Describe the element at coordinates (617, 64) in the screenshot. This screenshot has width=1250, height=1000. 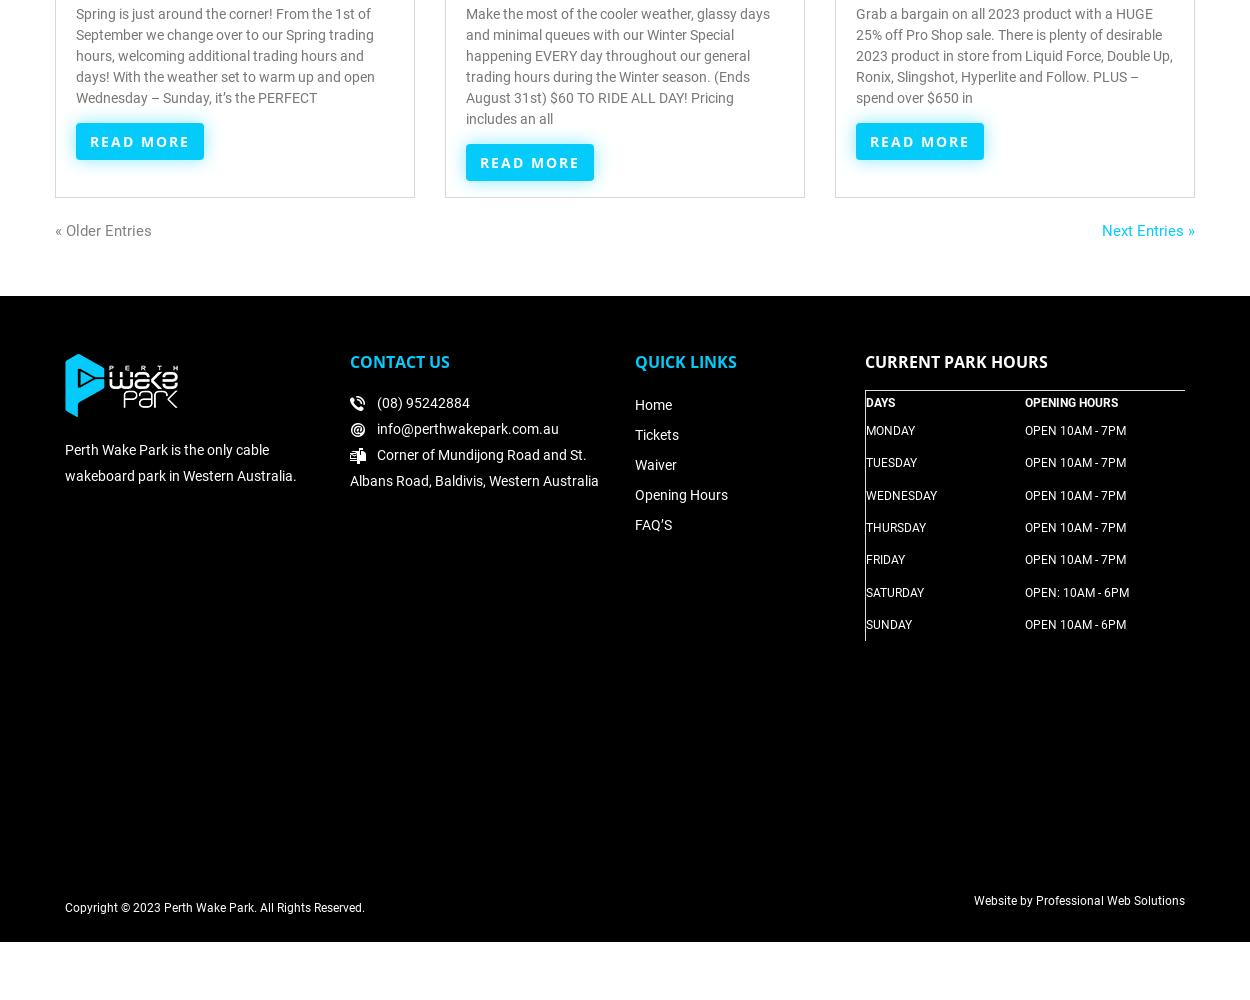
I see `'Make the most of the cooler weather, glassy days and minimal queues with our Winter Special happening EVERY day throughout our general trading hours during the Winter season. (Ends August 31st) $60 TO RIDE ALL DAY! Pricing includes an all'` at that location.